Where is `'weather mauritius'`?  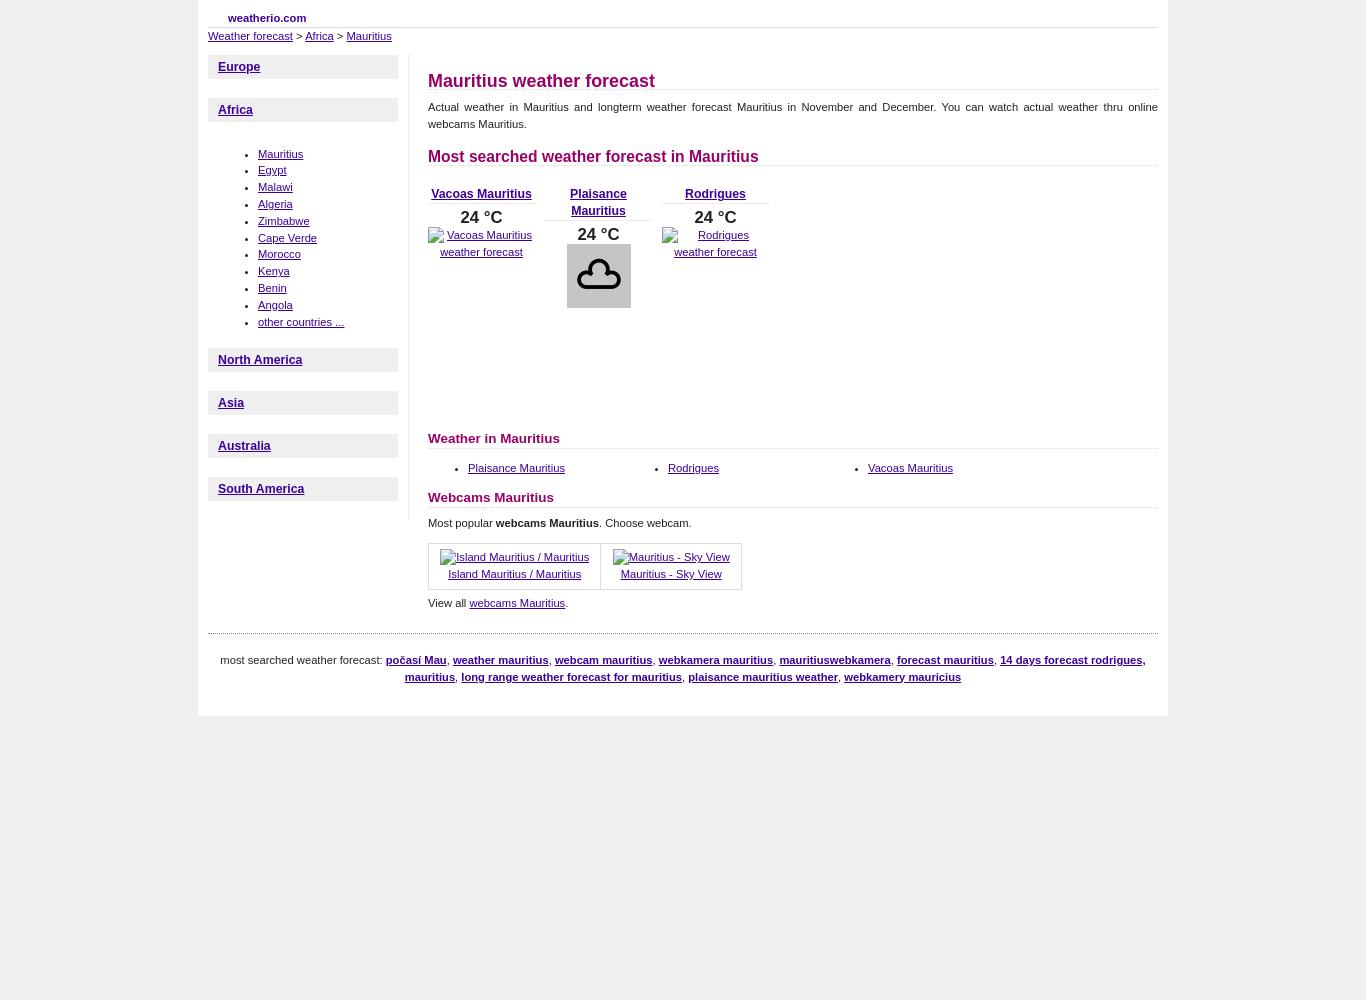 'weather mauritius' is located at coordinates (451, 659).